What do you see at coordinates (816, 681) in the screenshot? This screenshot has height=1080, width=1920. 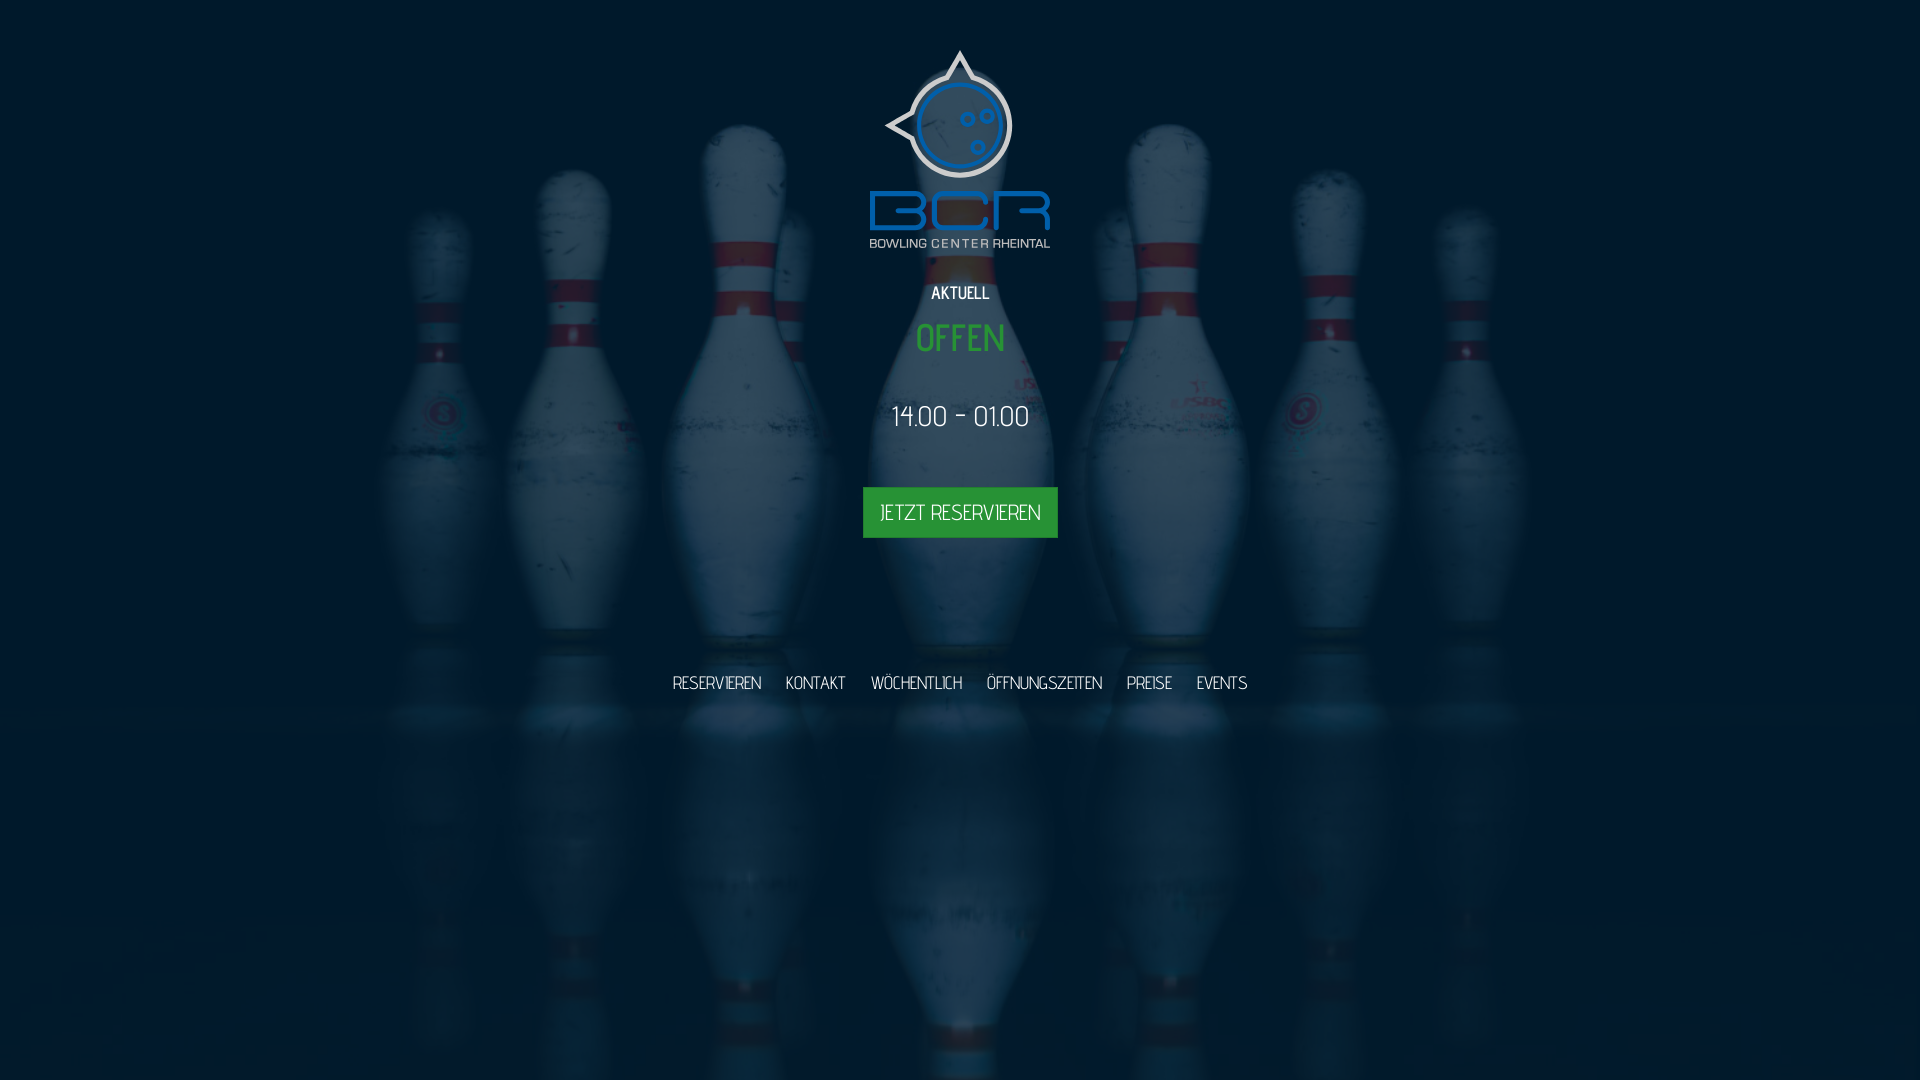 I see `'KONTAKT'` at bounding box center [816, 681].